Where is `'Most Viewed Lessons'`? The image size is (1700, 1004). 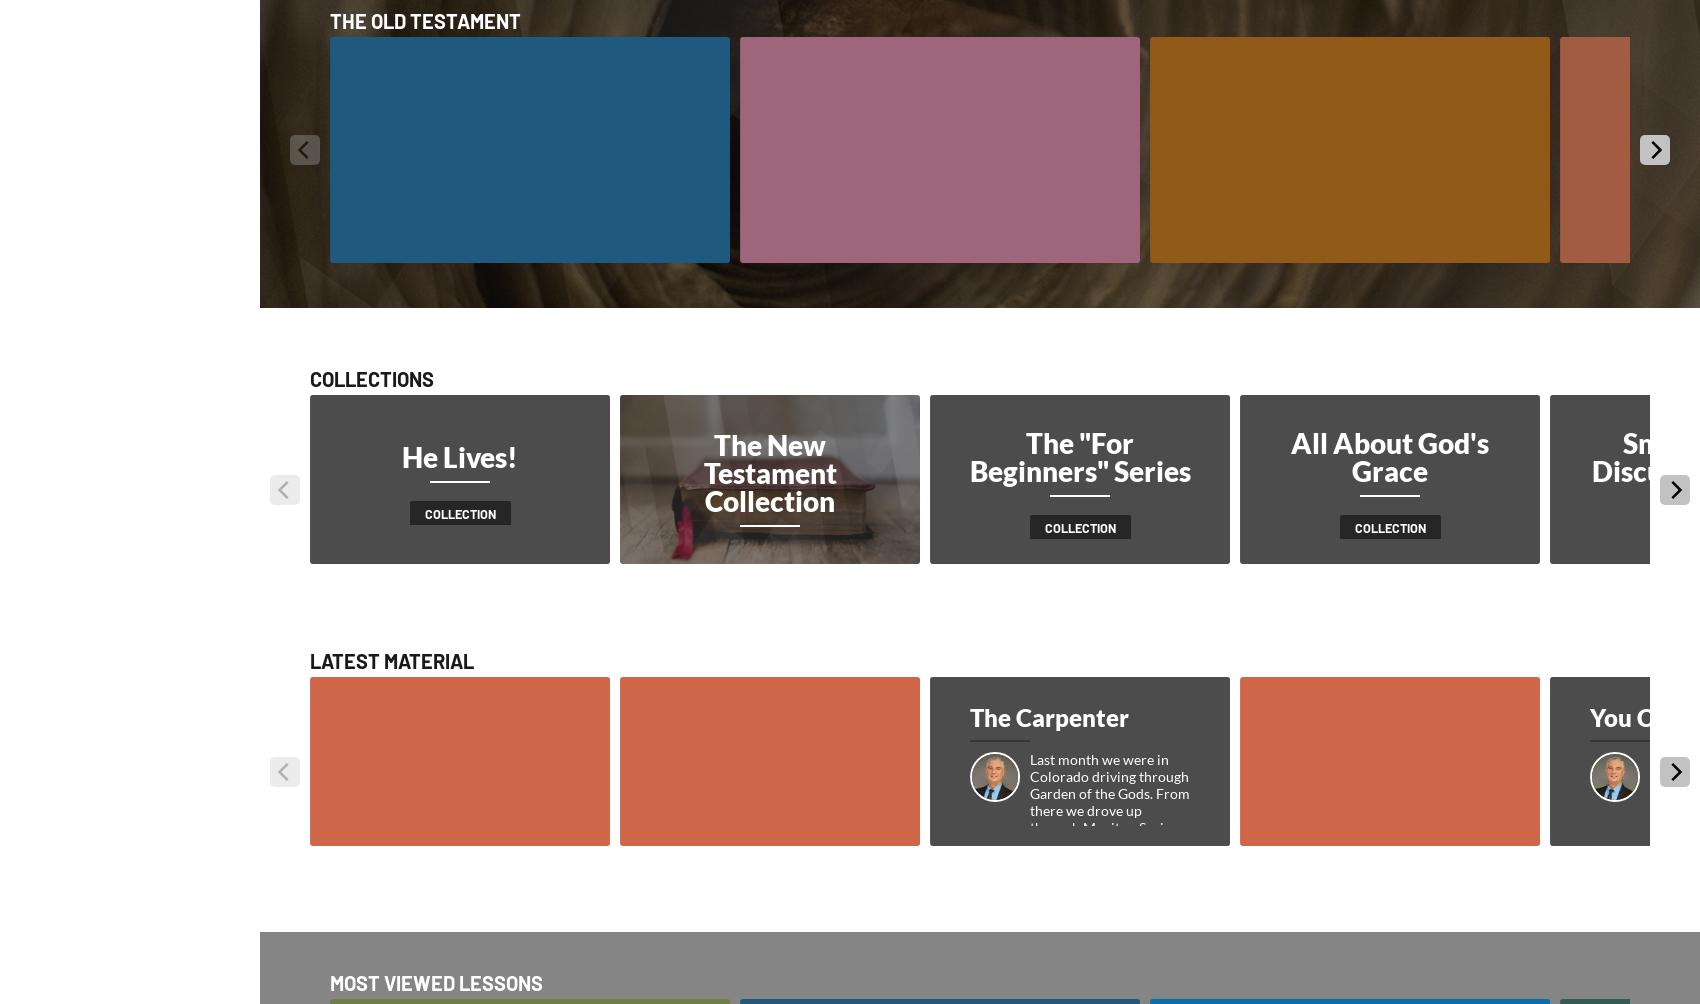 'Most Viewed Lessons' is located at coordinates (328, 981).